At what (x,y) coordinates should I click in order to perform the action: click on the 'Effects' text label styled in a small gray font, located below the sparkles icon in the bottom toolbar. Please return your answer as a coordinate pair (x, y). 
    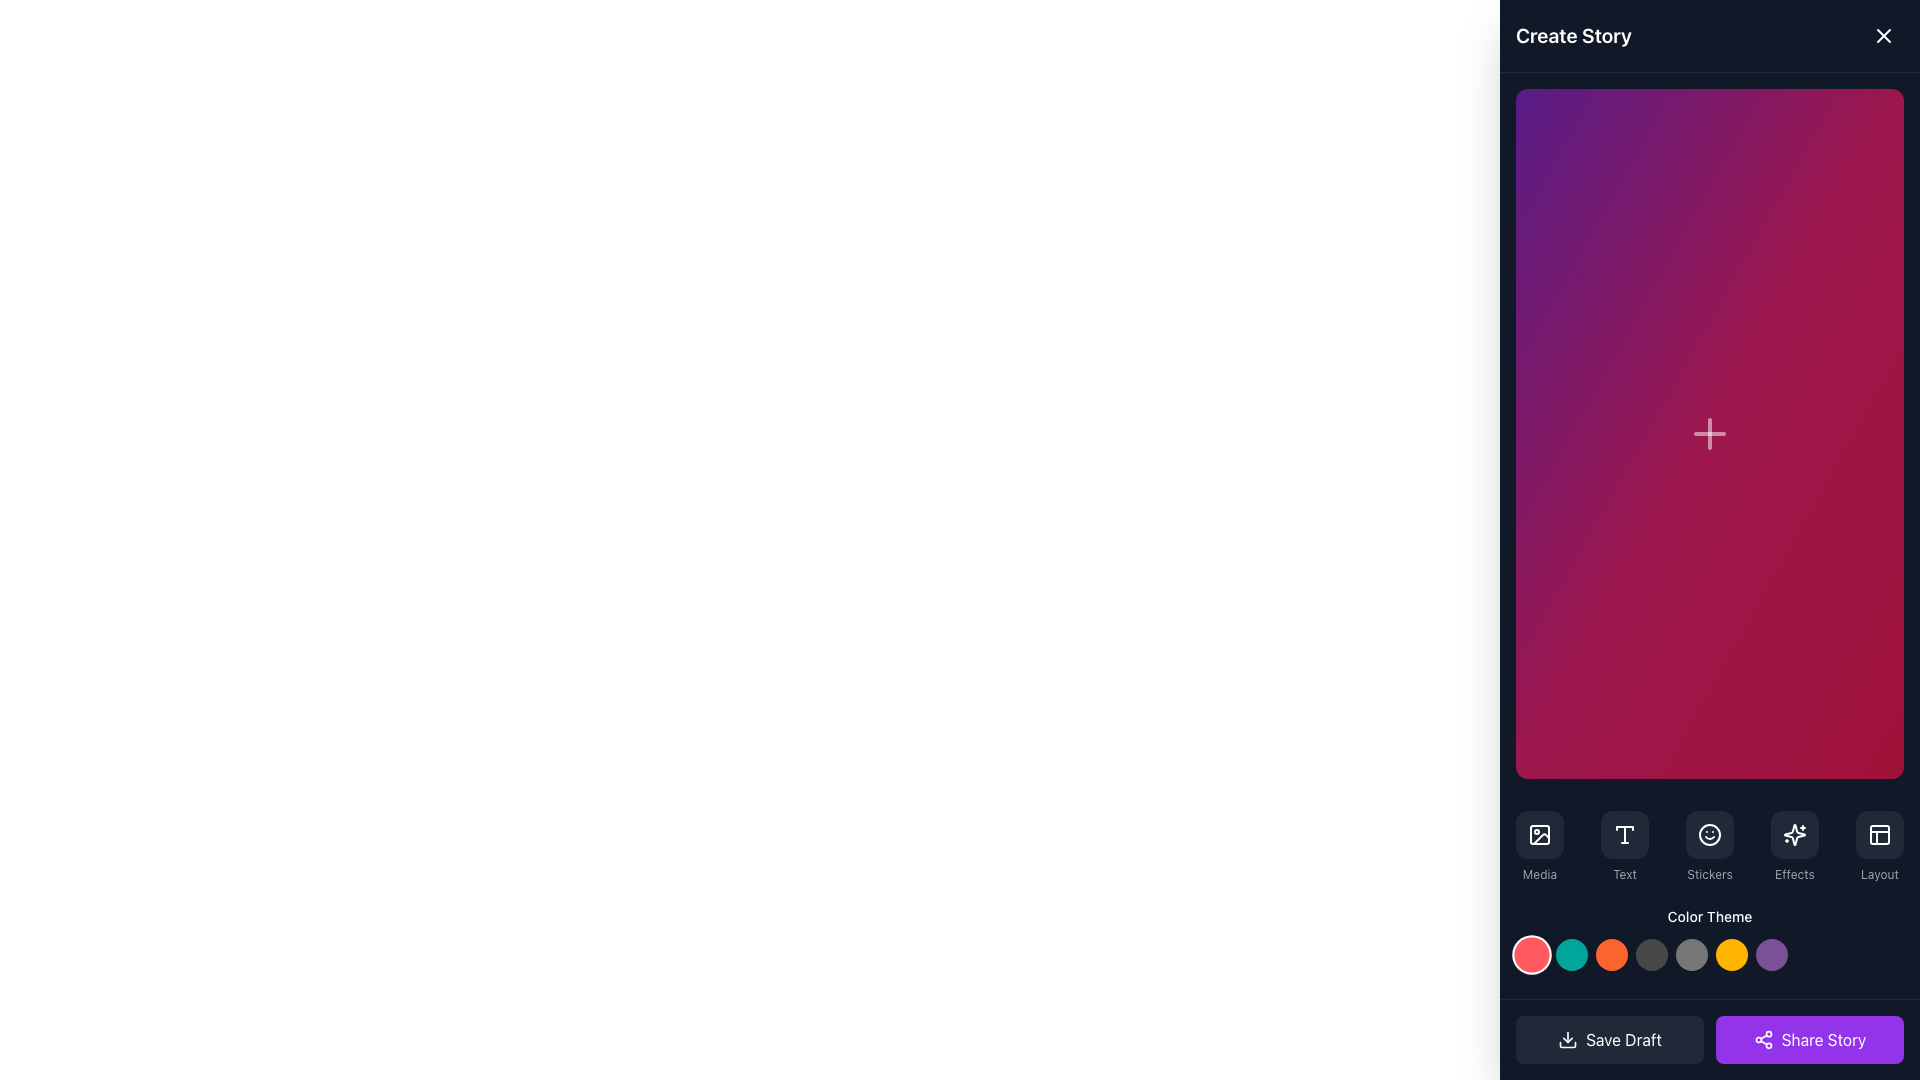
    Looking at the image, I should click on (1795, 873).